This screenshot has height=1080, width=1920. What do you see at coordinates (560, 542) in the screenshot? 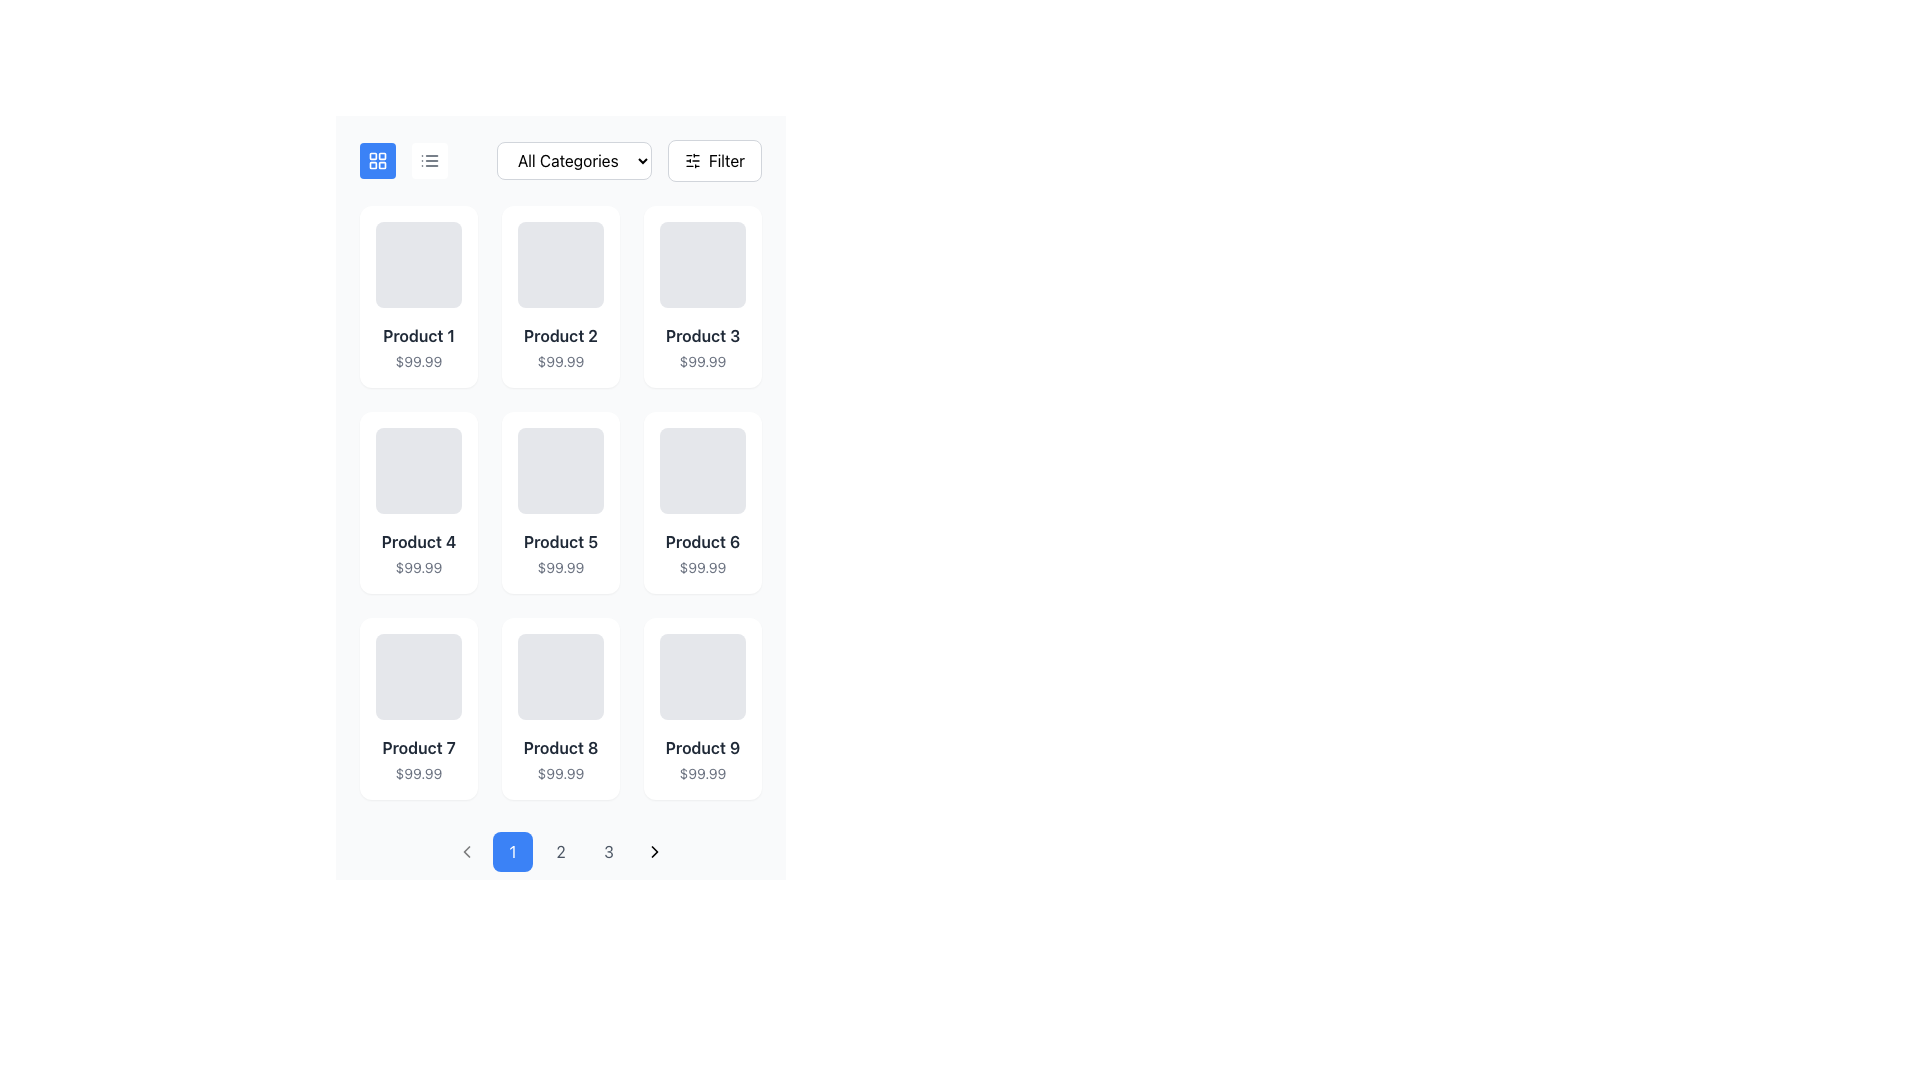
I see `the text label displaying the product name in the center column of the second row of the product grid` at bounding box center [560, 542].